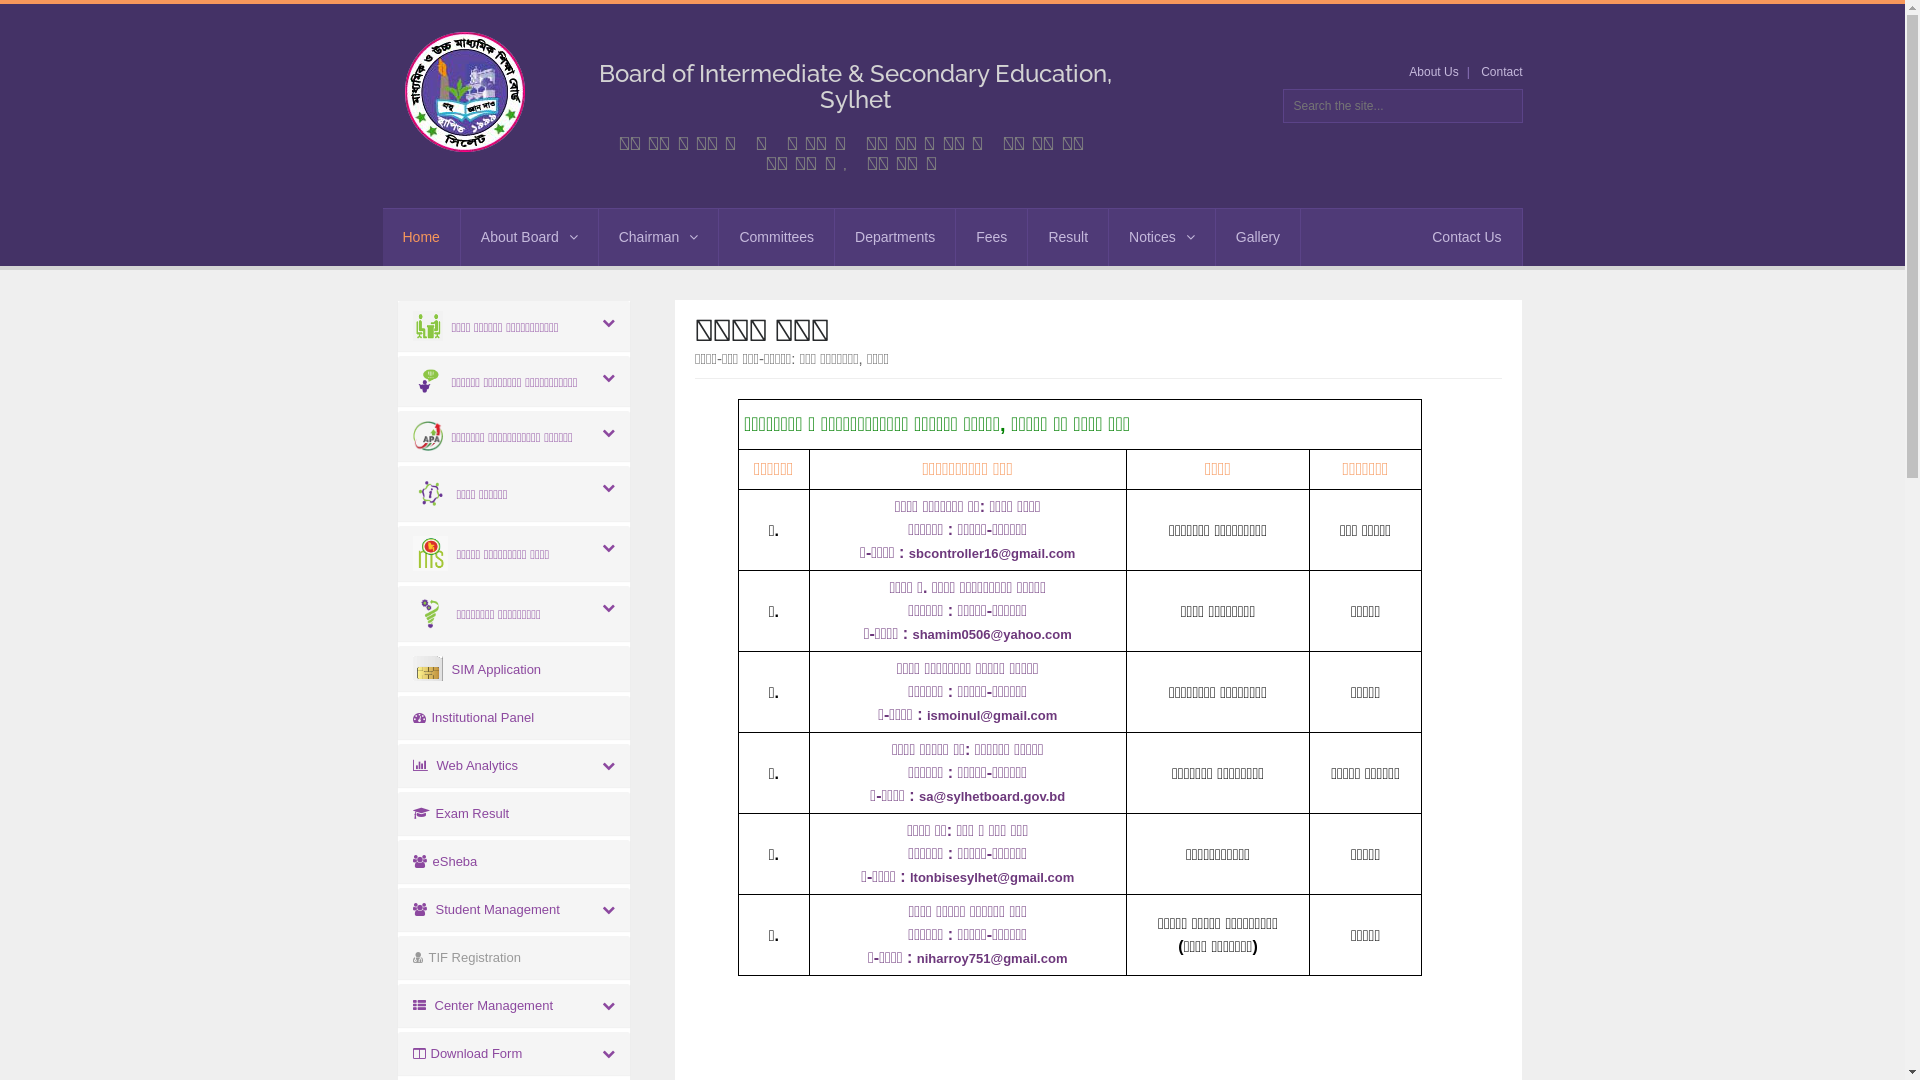 The width and height of the screenshot is (1920, 1080). Describe the element at coordinates (1027, 236) in the screenshot. I see `'Result'` at that location.